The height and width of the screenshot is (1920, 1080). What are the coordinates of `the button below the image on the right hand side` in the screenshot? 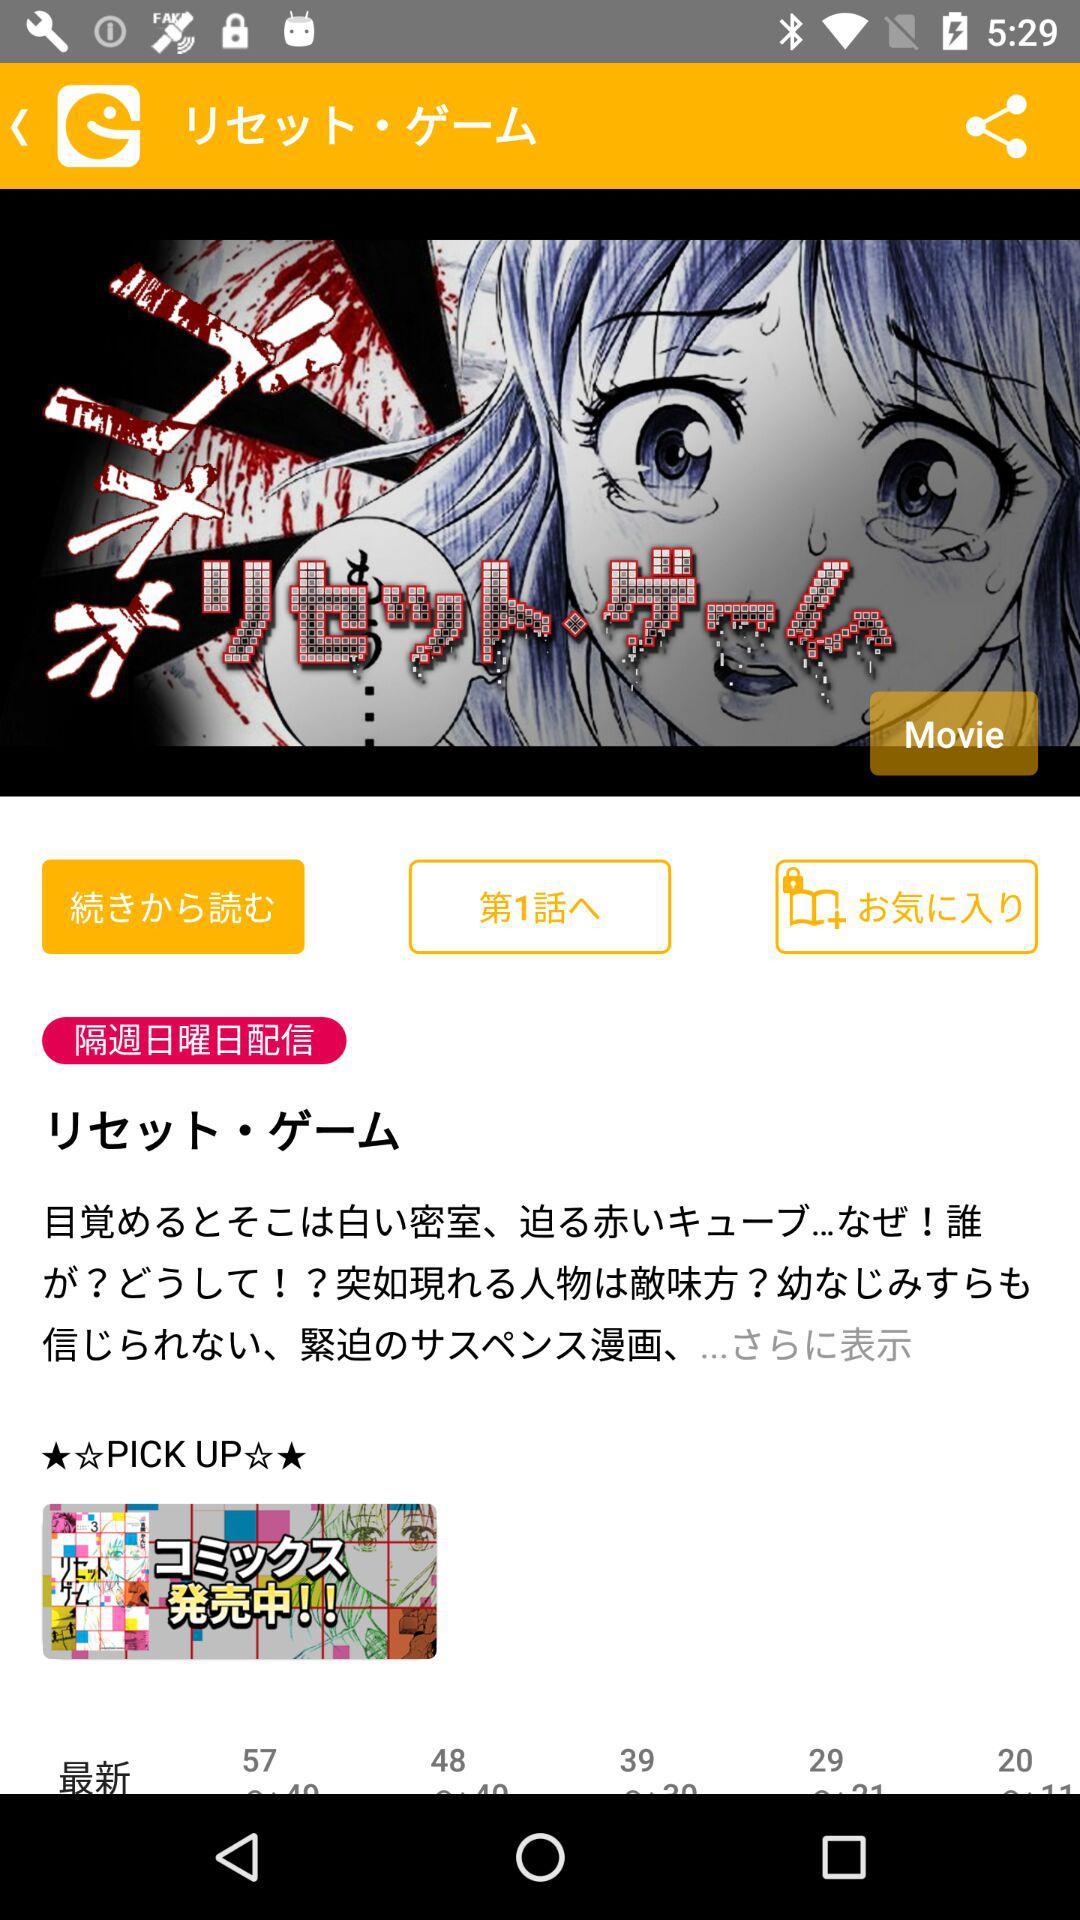 It's located at (906, 906).